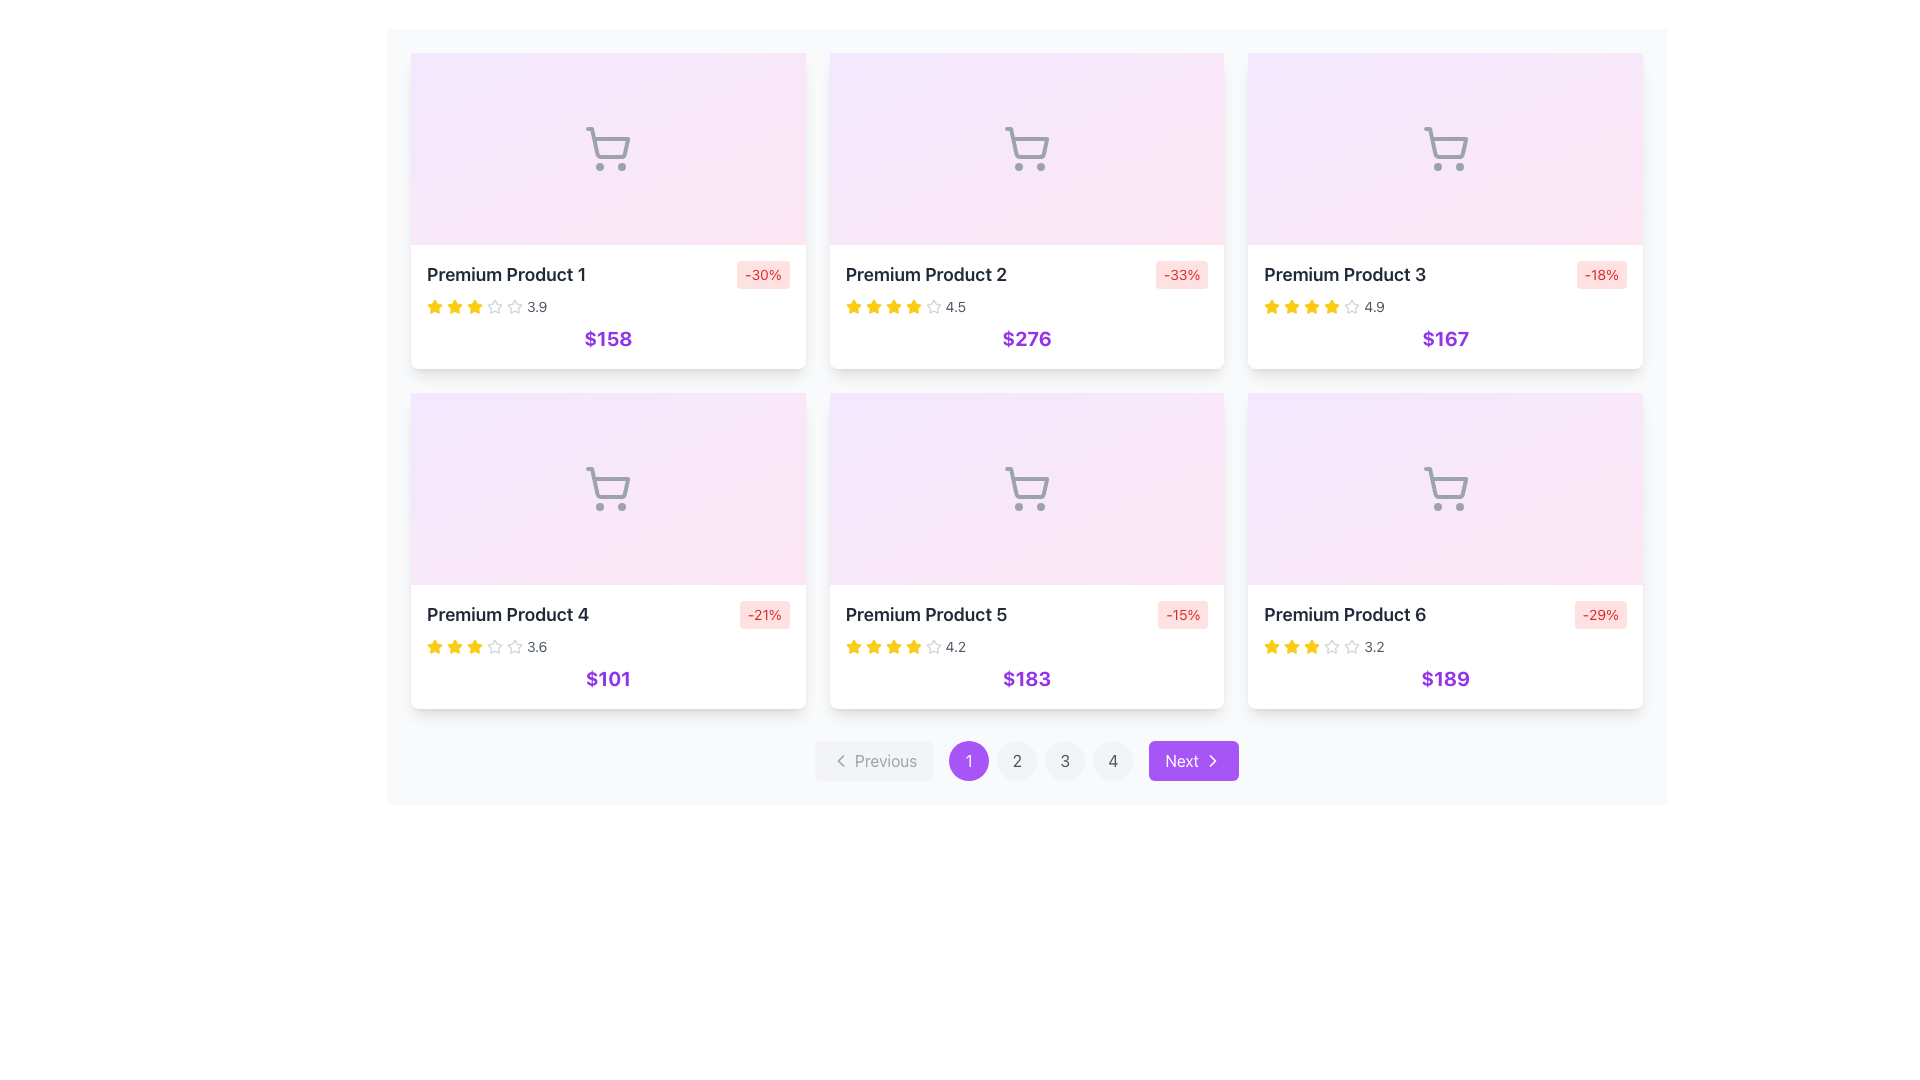 This screenshot has width=1920, height=1080. What do you see at coordinates (494, 647) in the screenshot?
I see `properties of the sixth star icon in the rating row of the 'Premium Product 4' card, which is currently unselected` at bounding box center [494, 647].